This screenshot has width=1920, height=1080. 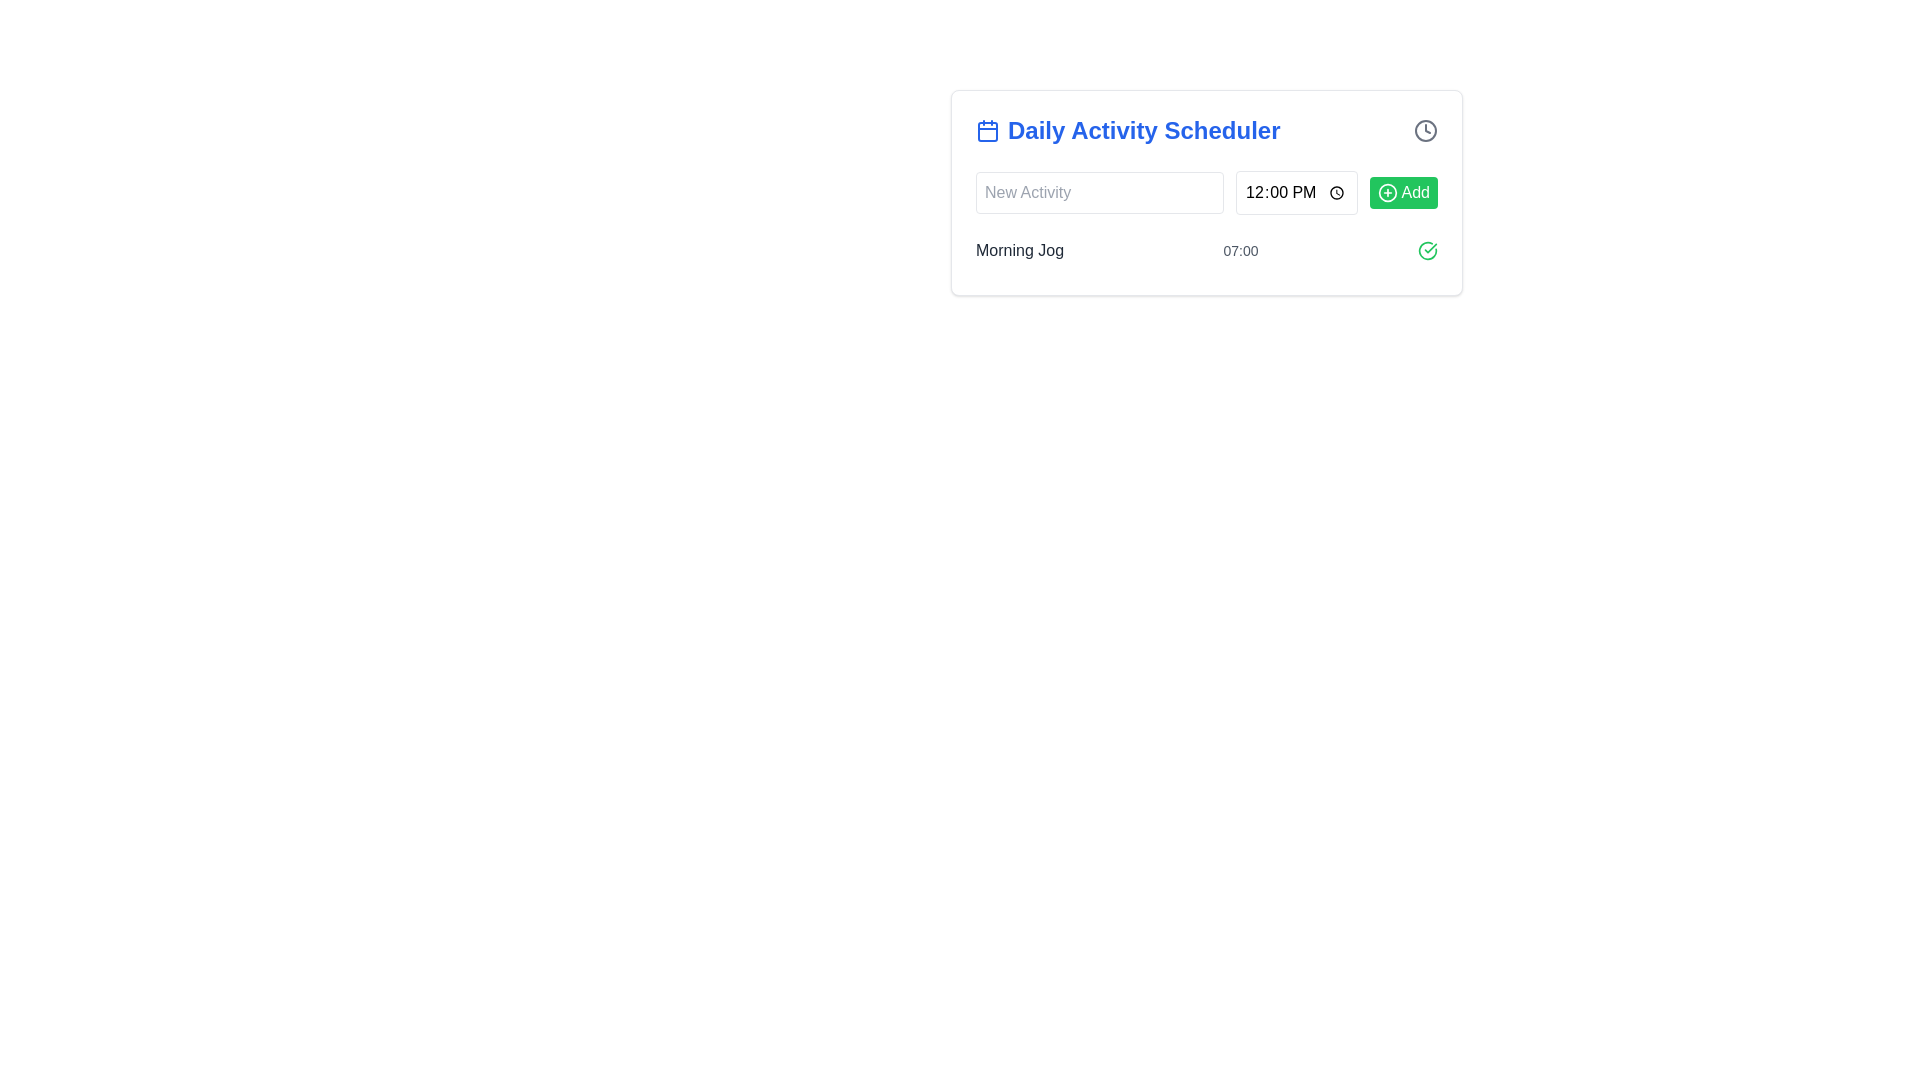 What do you see at coordinates (988, 131) in the screenshot?
I see `the Icon component of the calendar, which is located adjacent to the 'Daily Activity Scheduler' text in the header area` at bounding box center [988, 131].